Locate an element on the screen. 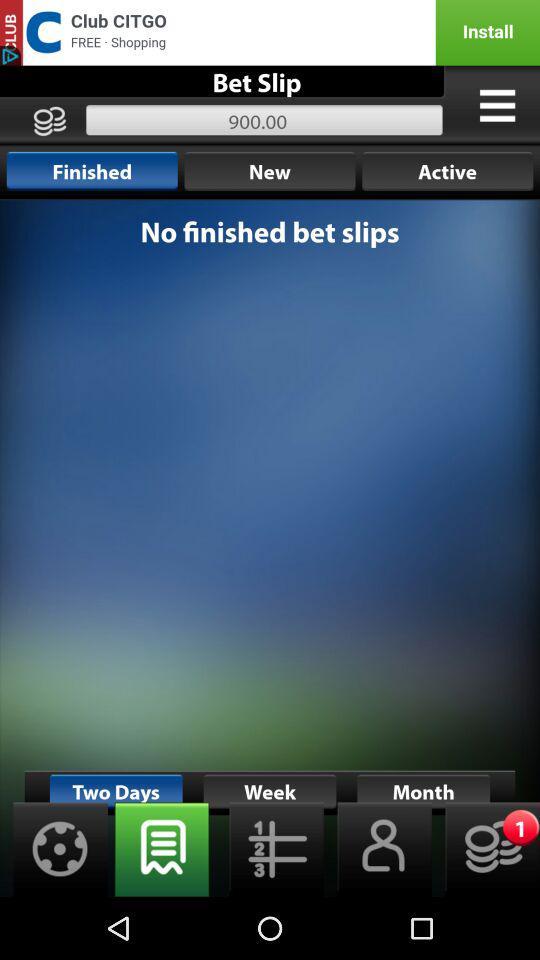 The image size is (540, 960). costumes is located at coordinates (496, 105).